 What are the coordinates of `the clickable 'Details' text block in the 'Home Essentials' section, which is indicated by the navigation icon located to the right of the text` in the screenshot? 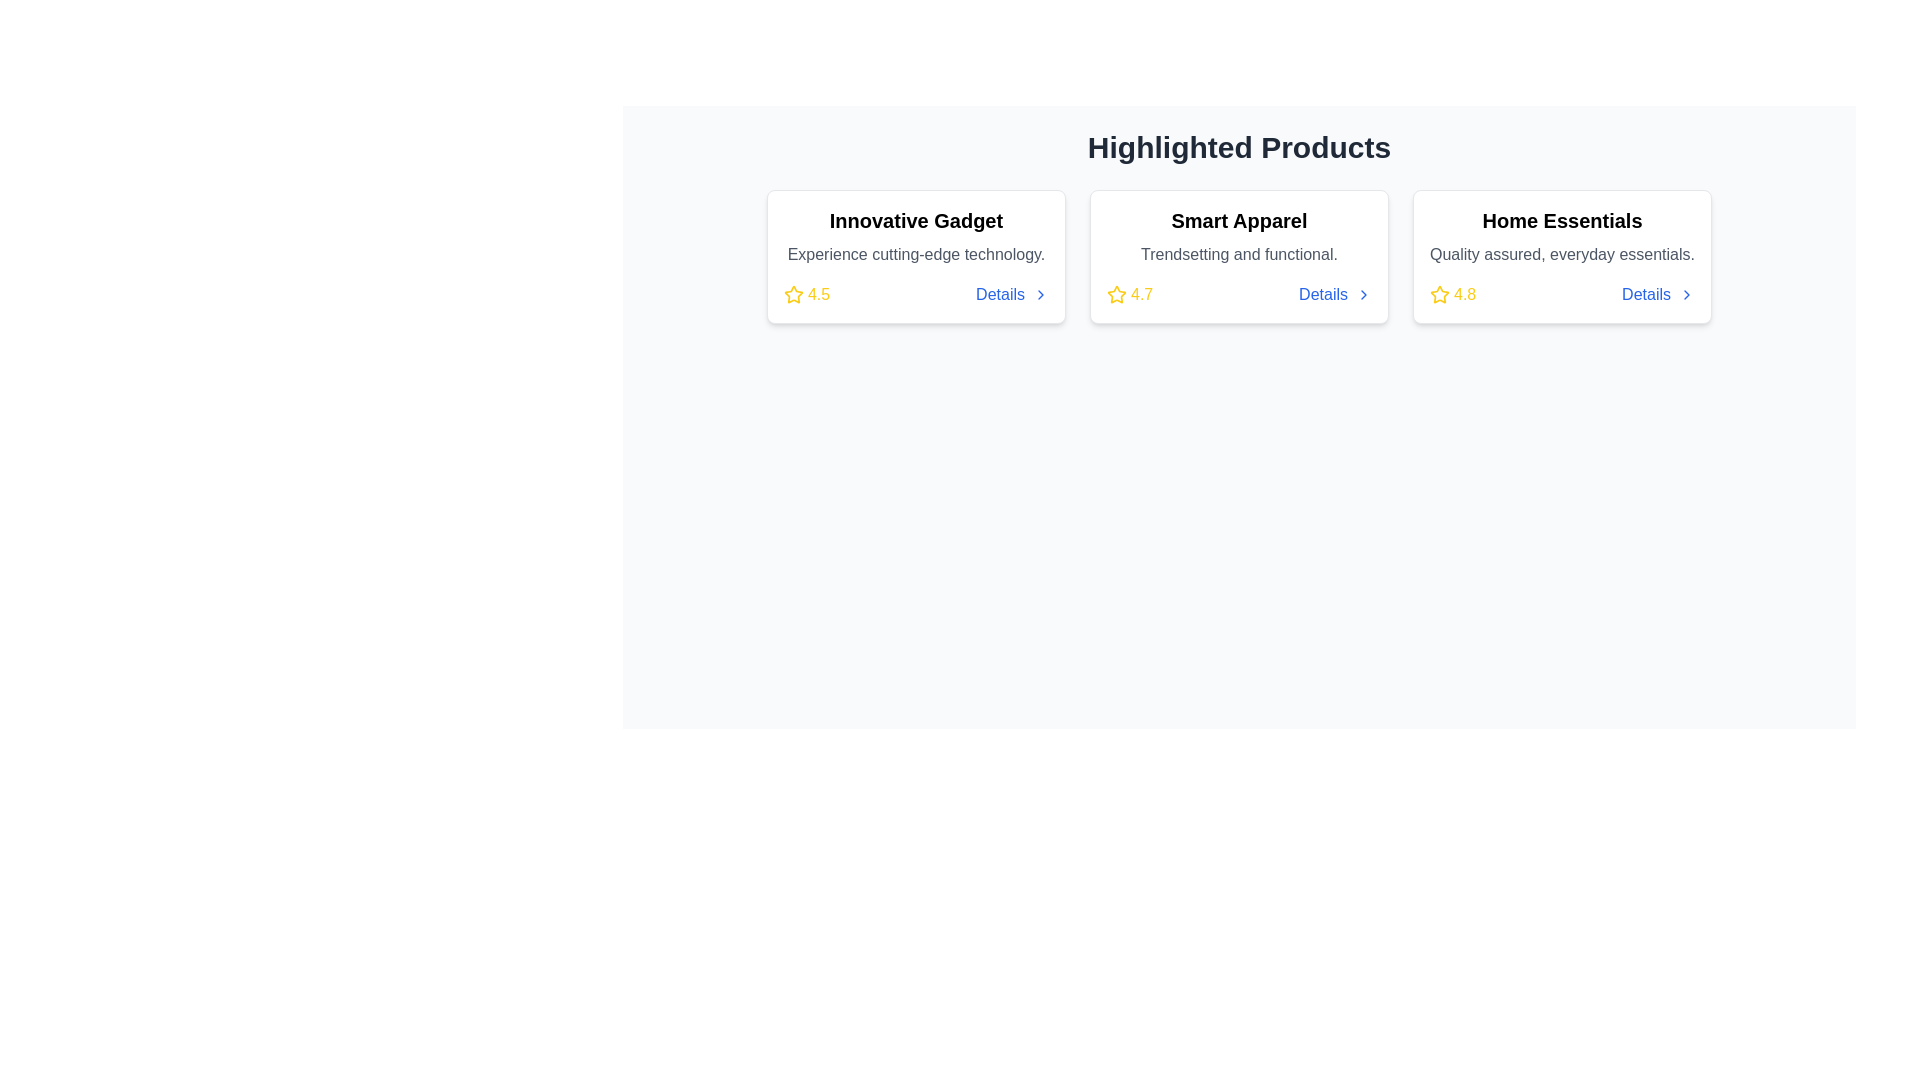 It's located at (1686, 294).